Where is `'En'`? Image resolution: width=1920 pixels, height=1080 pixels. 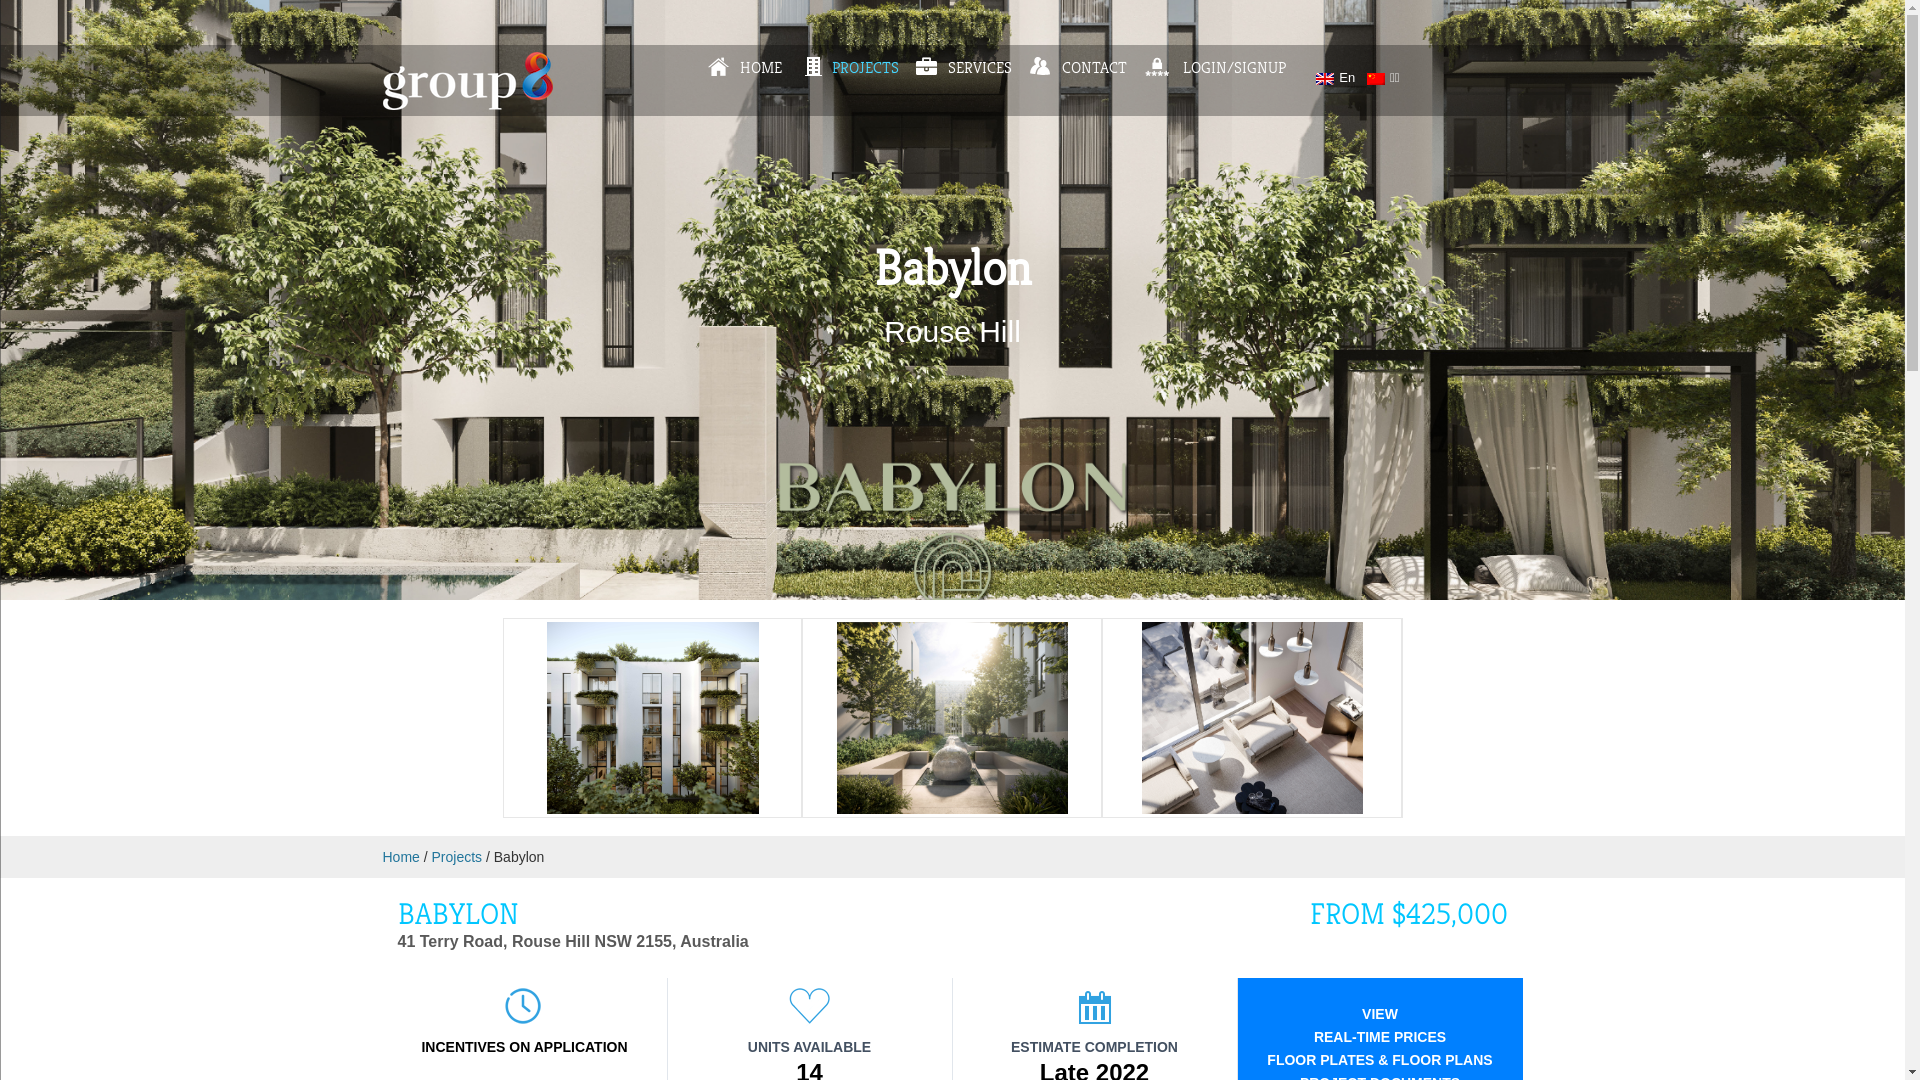 'En' is located at coordinates (1335, 76).